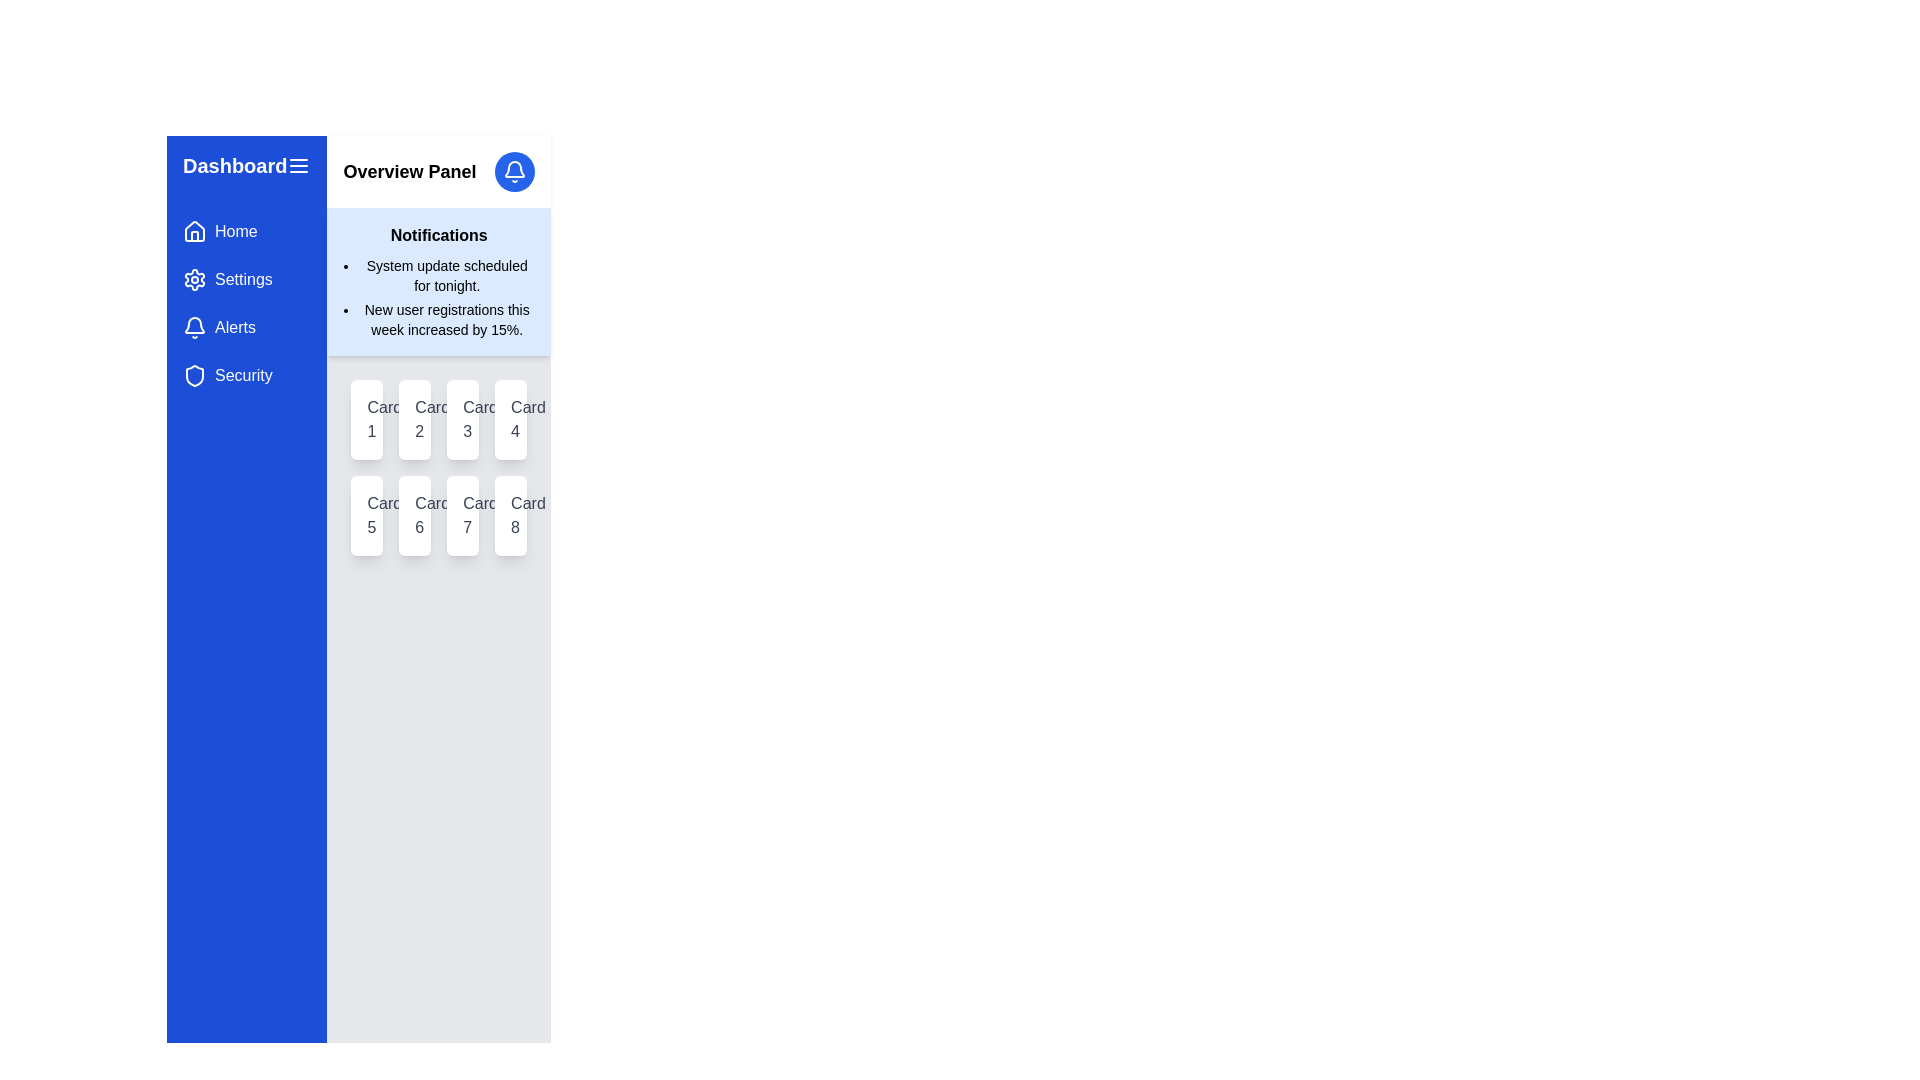 The image size is (1920, 1080). Describe the element at coordinates (367, 419) in the screenshot. I see `the Card element with a white background, containing the text 'Card 1' in gray, positioned as the first card in the grid` at that location.